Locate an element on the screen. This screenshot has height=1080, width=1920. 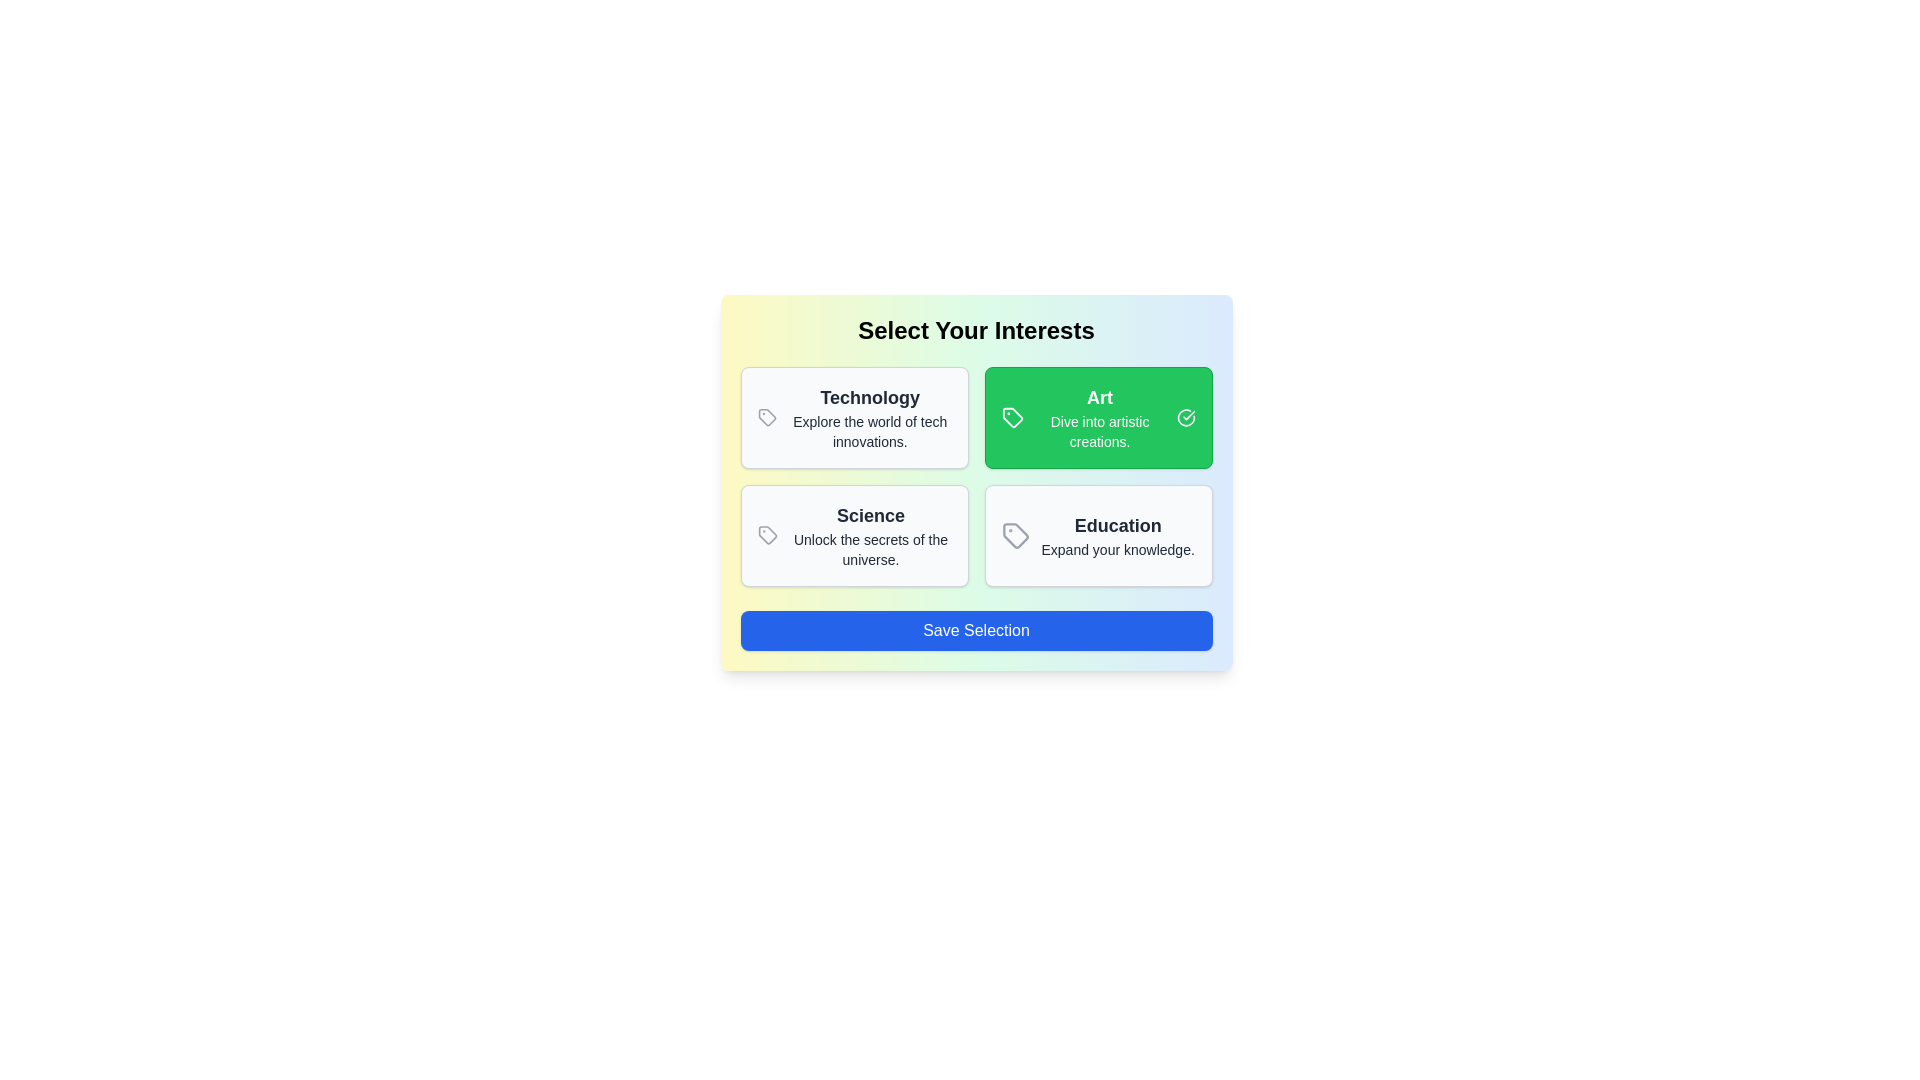
the category card for Education is located at coordinates (1097, 535).